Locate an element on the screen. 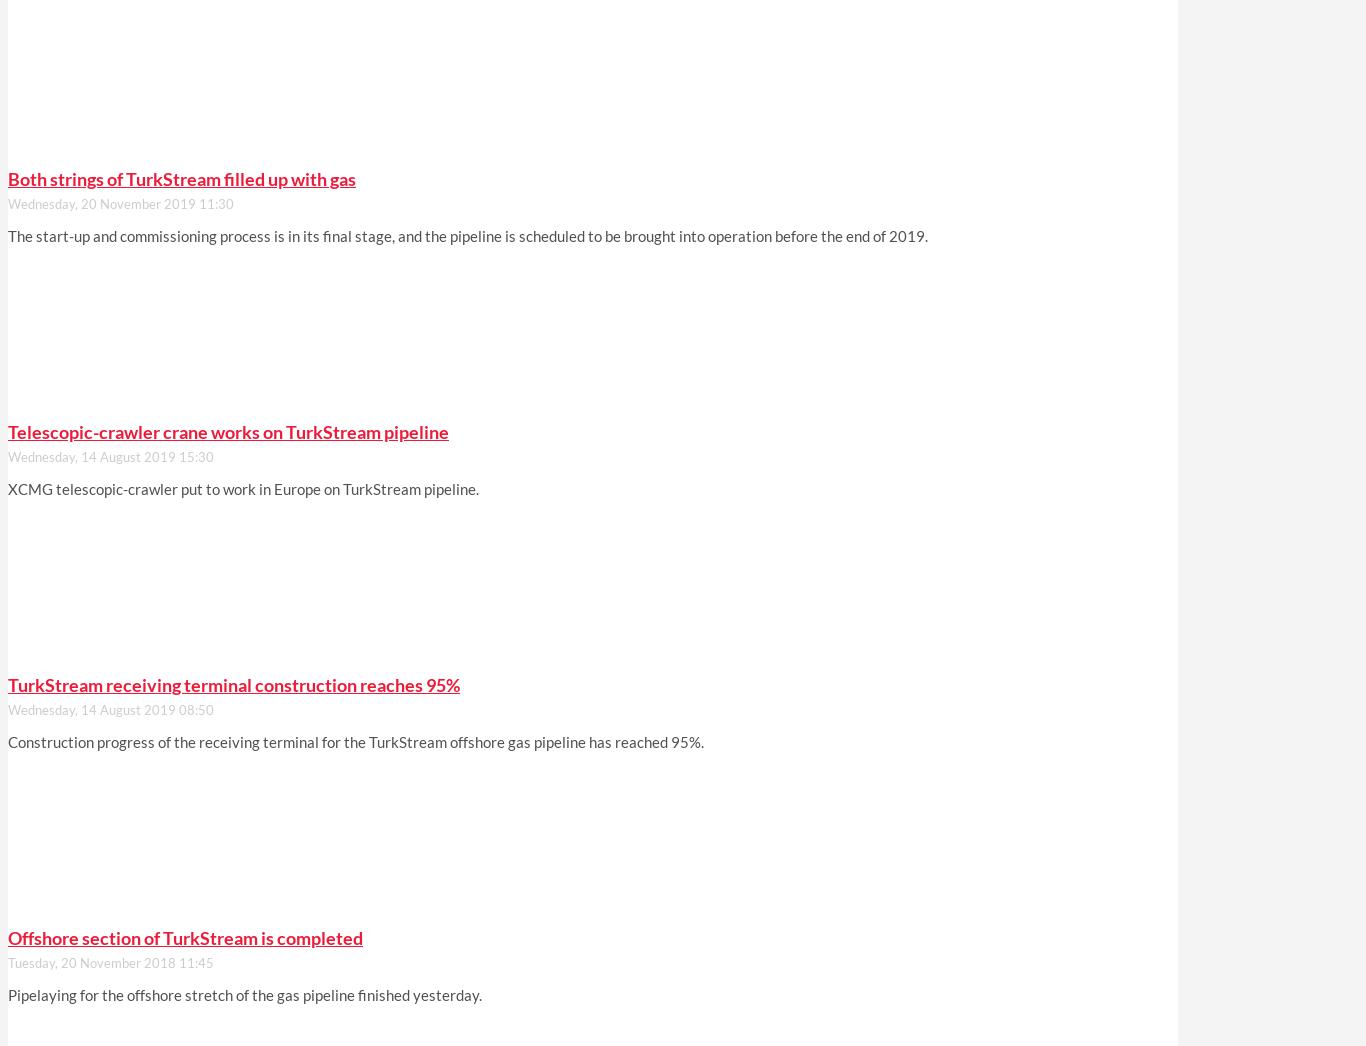 The image size is (1366, 1046). 'Wednesday, 14 August 2019 08:50' is located at coordinates (111, 710).